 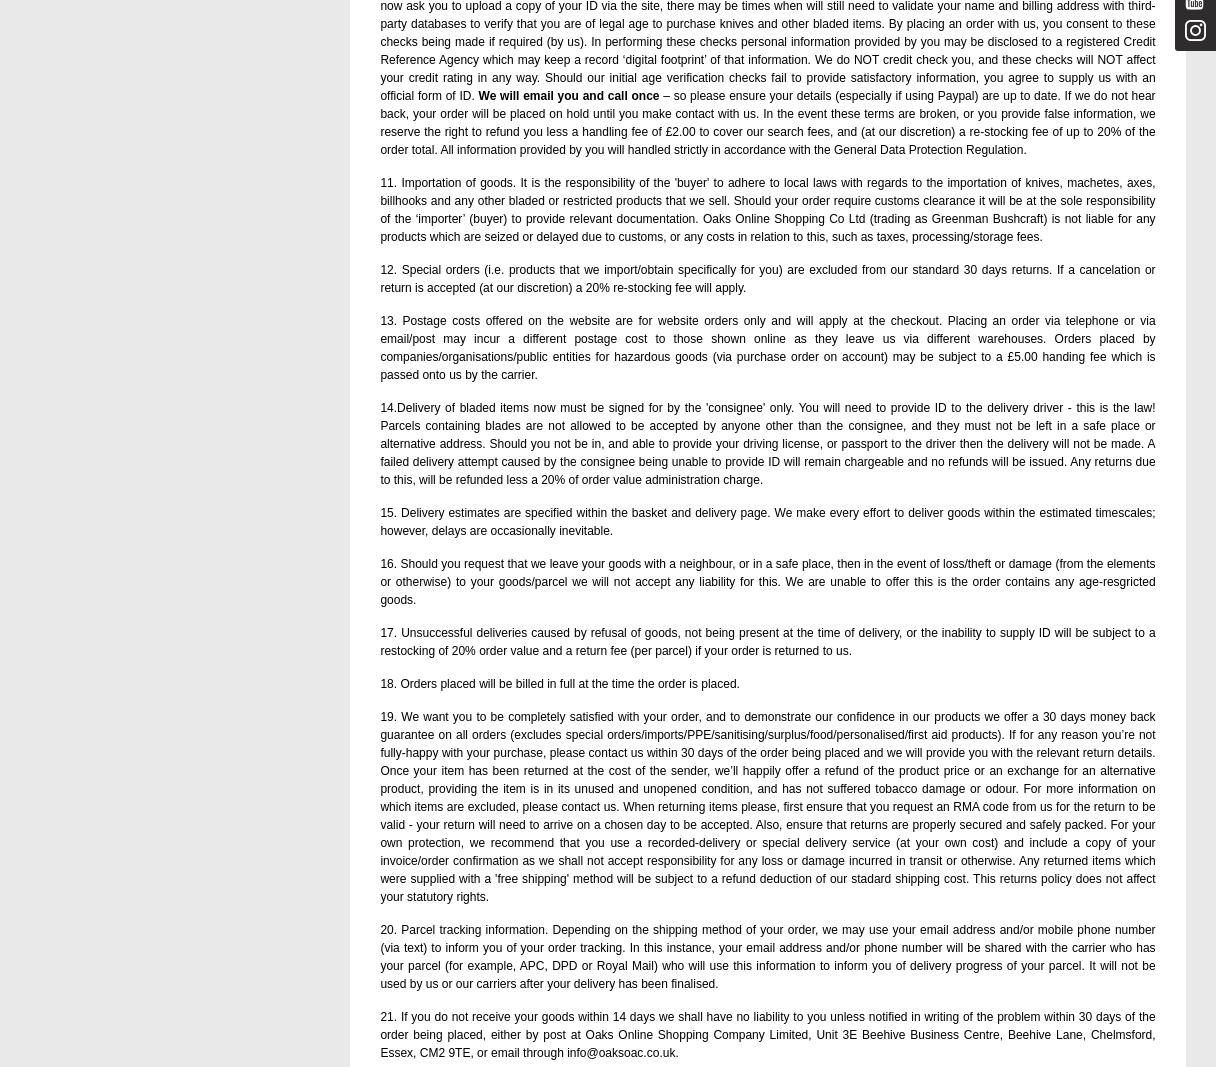 I want to click on '21. If you do not receive your goods within 14 days we shall have no liability to you unless notified in writing of the problem within 30 days of the order being placed, either by post at Oaks Online Shopping Company Limited, Unit 3E Beehive Business Centre, Beehive Lane, Chelmsford, Essex, CM2 9TE, or email through info@oaksoac.co.uk.', so click(x=767, y=1034).